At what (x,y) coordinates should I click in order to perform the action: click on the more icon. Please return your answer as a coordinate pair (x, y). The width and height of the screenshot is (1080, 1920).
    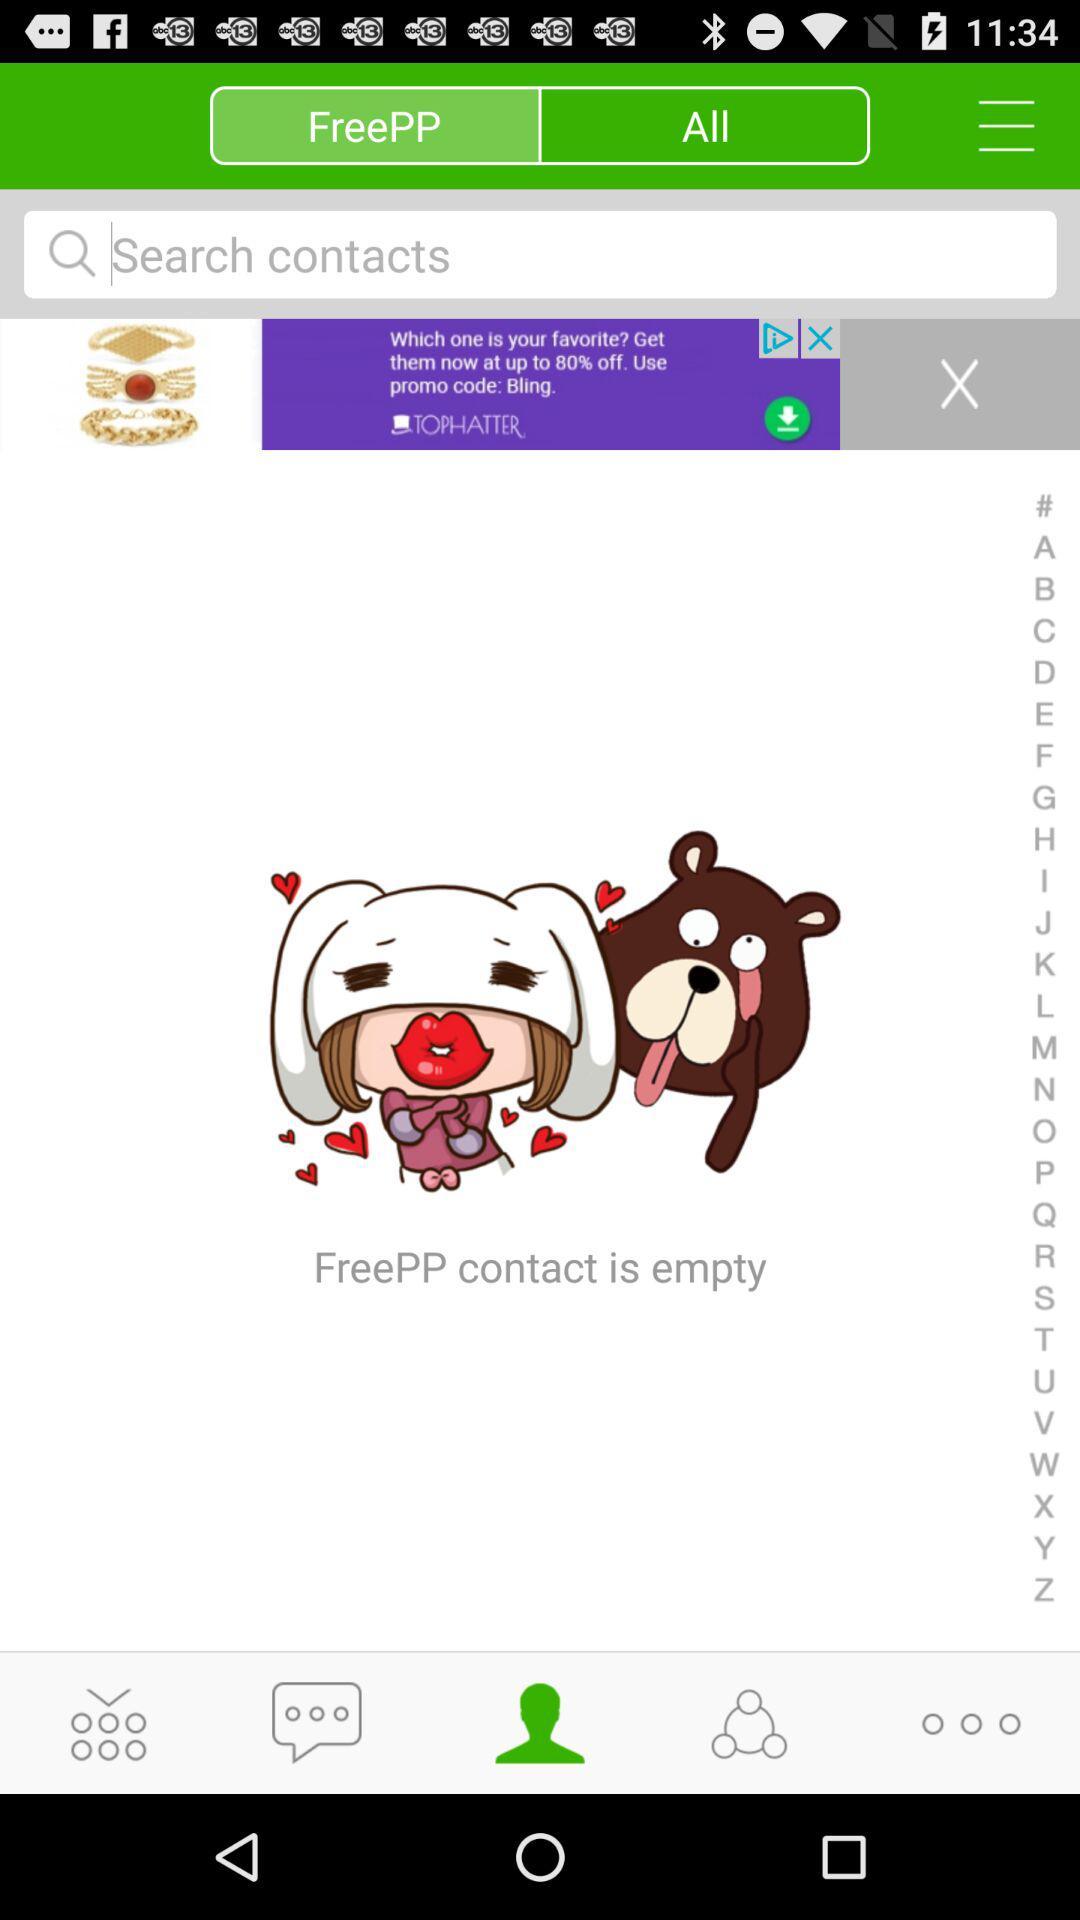
    Looking at the image, I should click on (971, 1842).